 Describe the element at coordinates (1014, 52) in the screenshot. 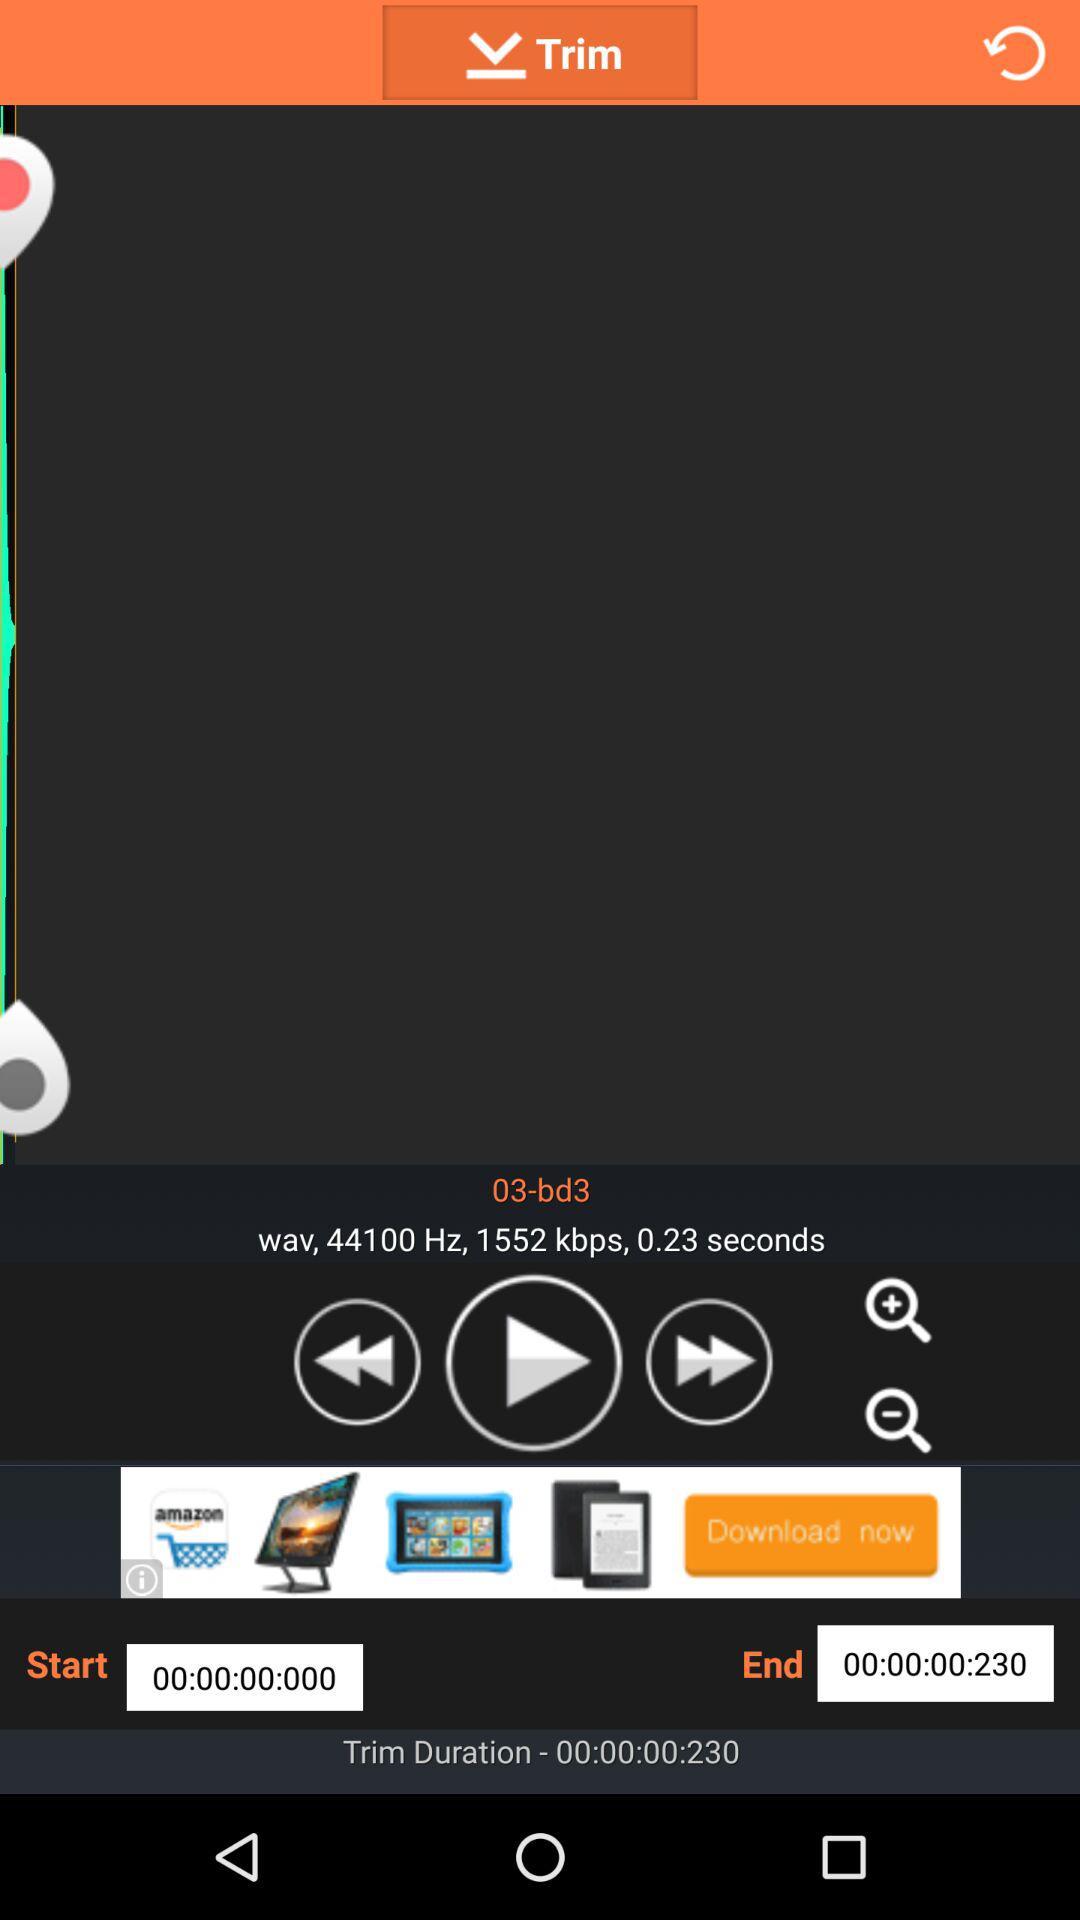

I see `refresh` at that location.